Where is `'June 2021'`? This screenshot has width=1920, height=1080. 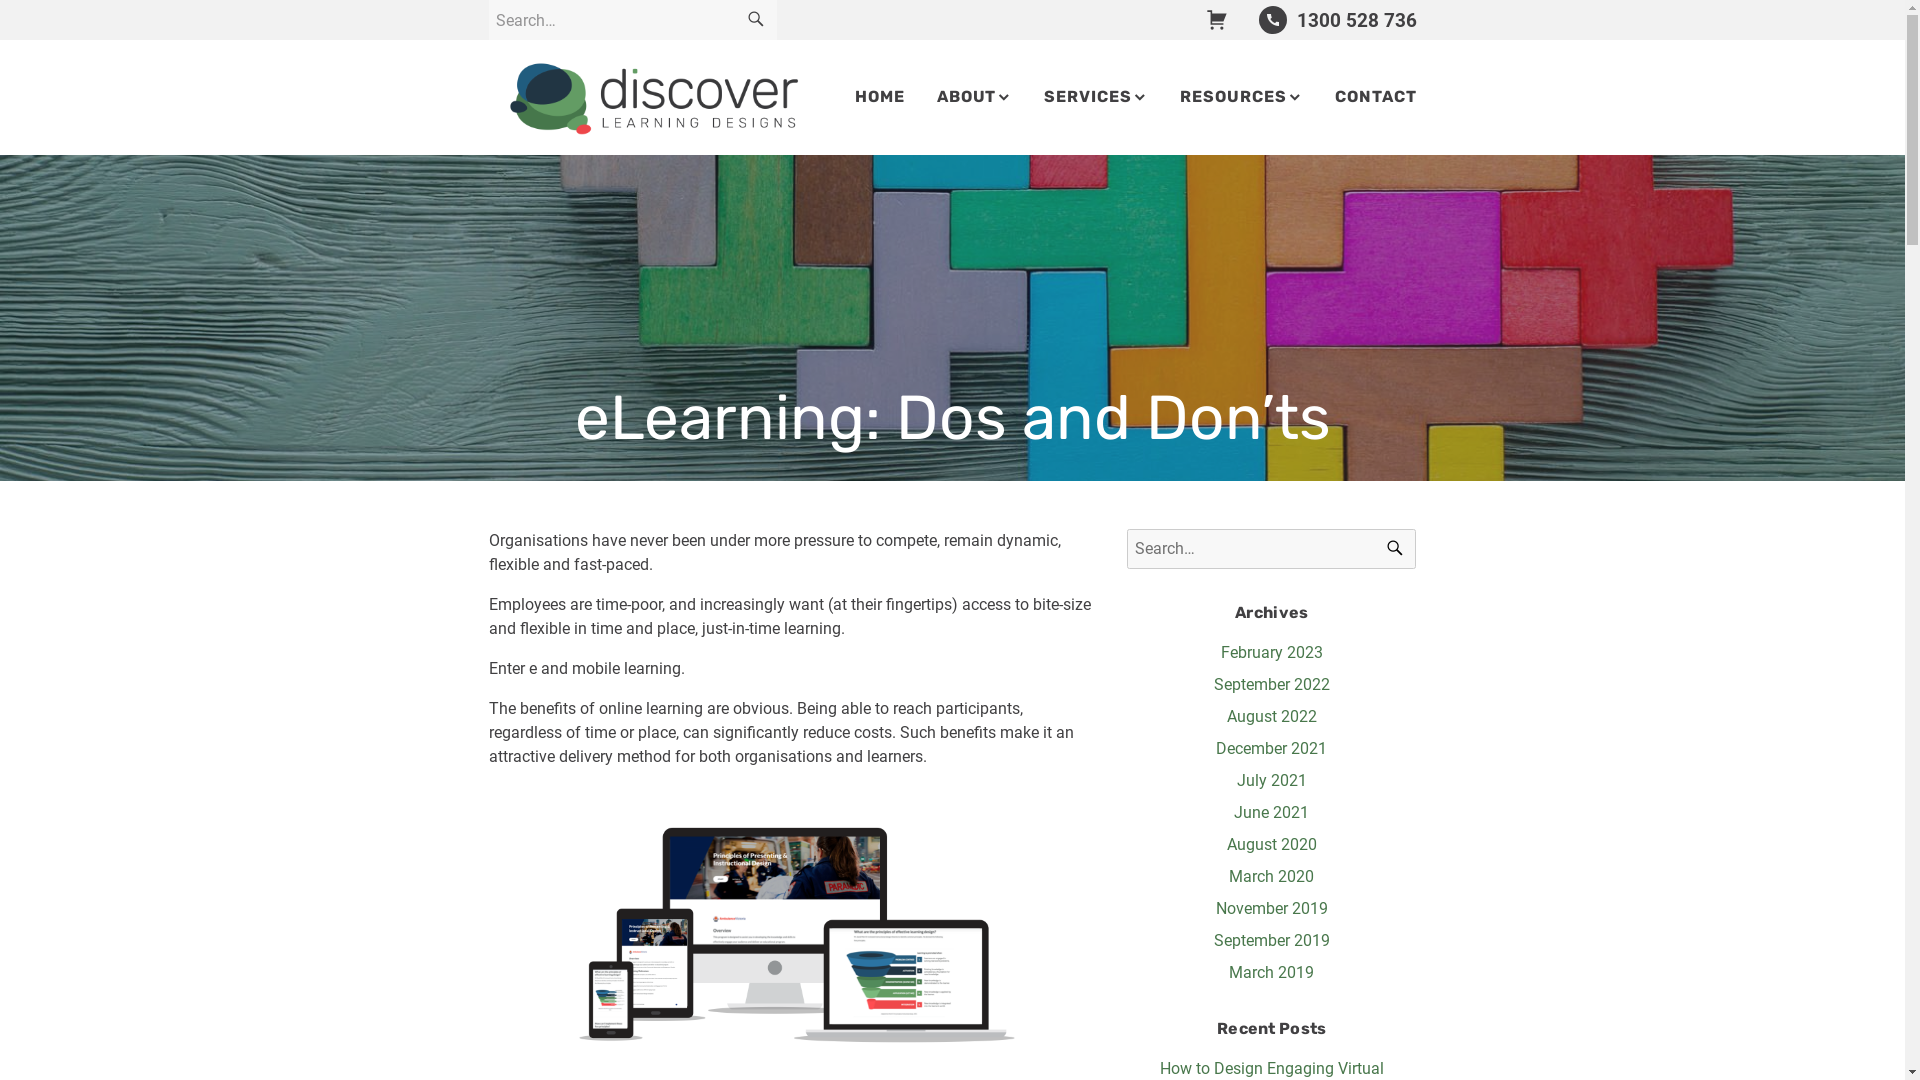
'June 2021' is located at coordinates (1270, 812).